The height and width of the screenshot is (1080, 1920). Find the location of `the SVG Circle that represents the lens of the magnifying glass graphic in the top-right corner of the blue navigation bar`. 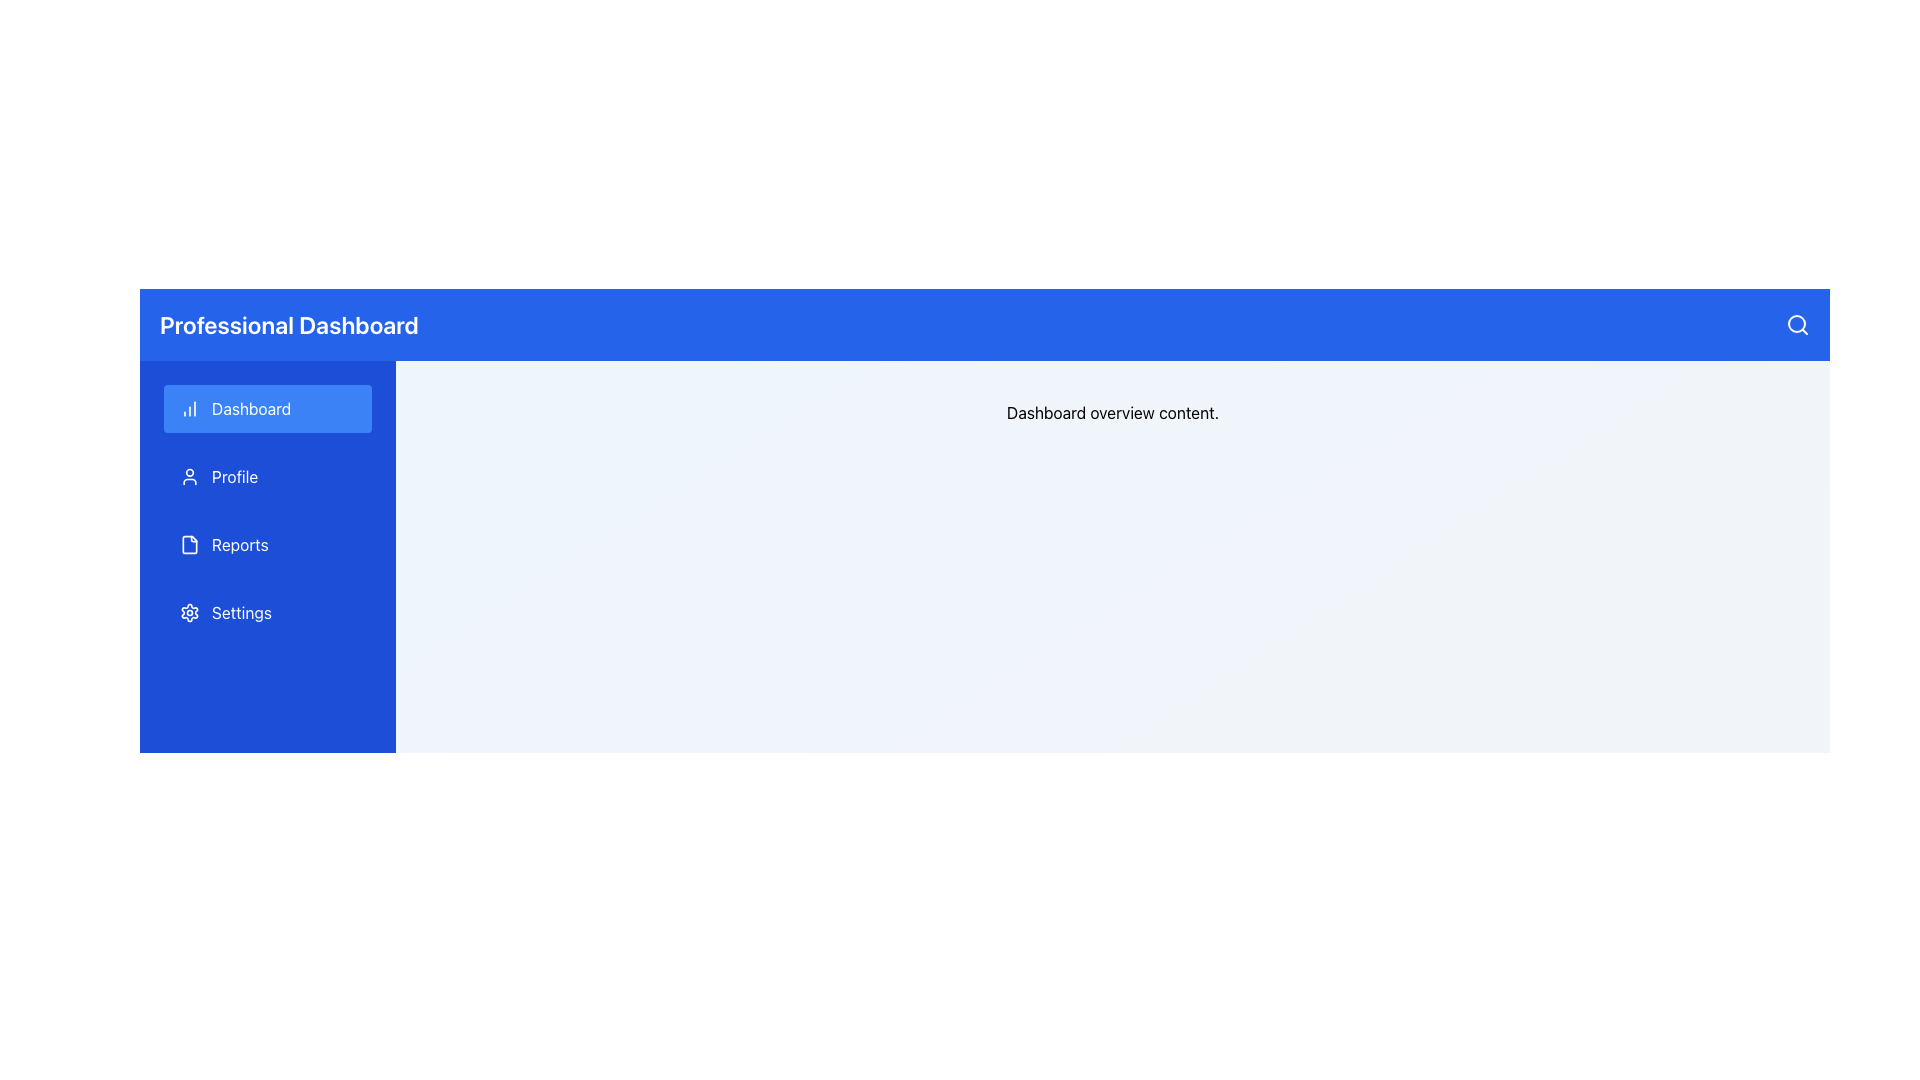

the SVG Circle that represents the lens of the magnifying glass graphic in the top-right corner of the blue navigation bar is located at coordinates (1796, 323).